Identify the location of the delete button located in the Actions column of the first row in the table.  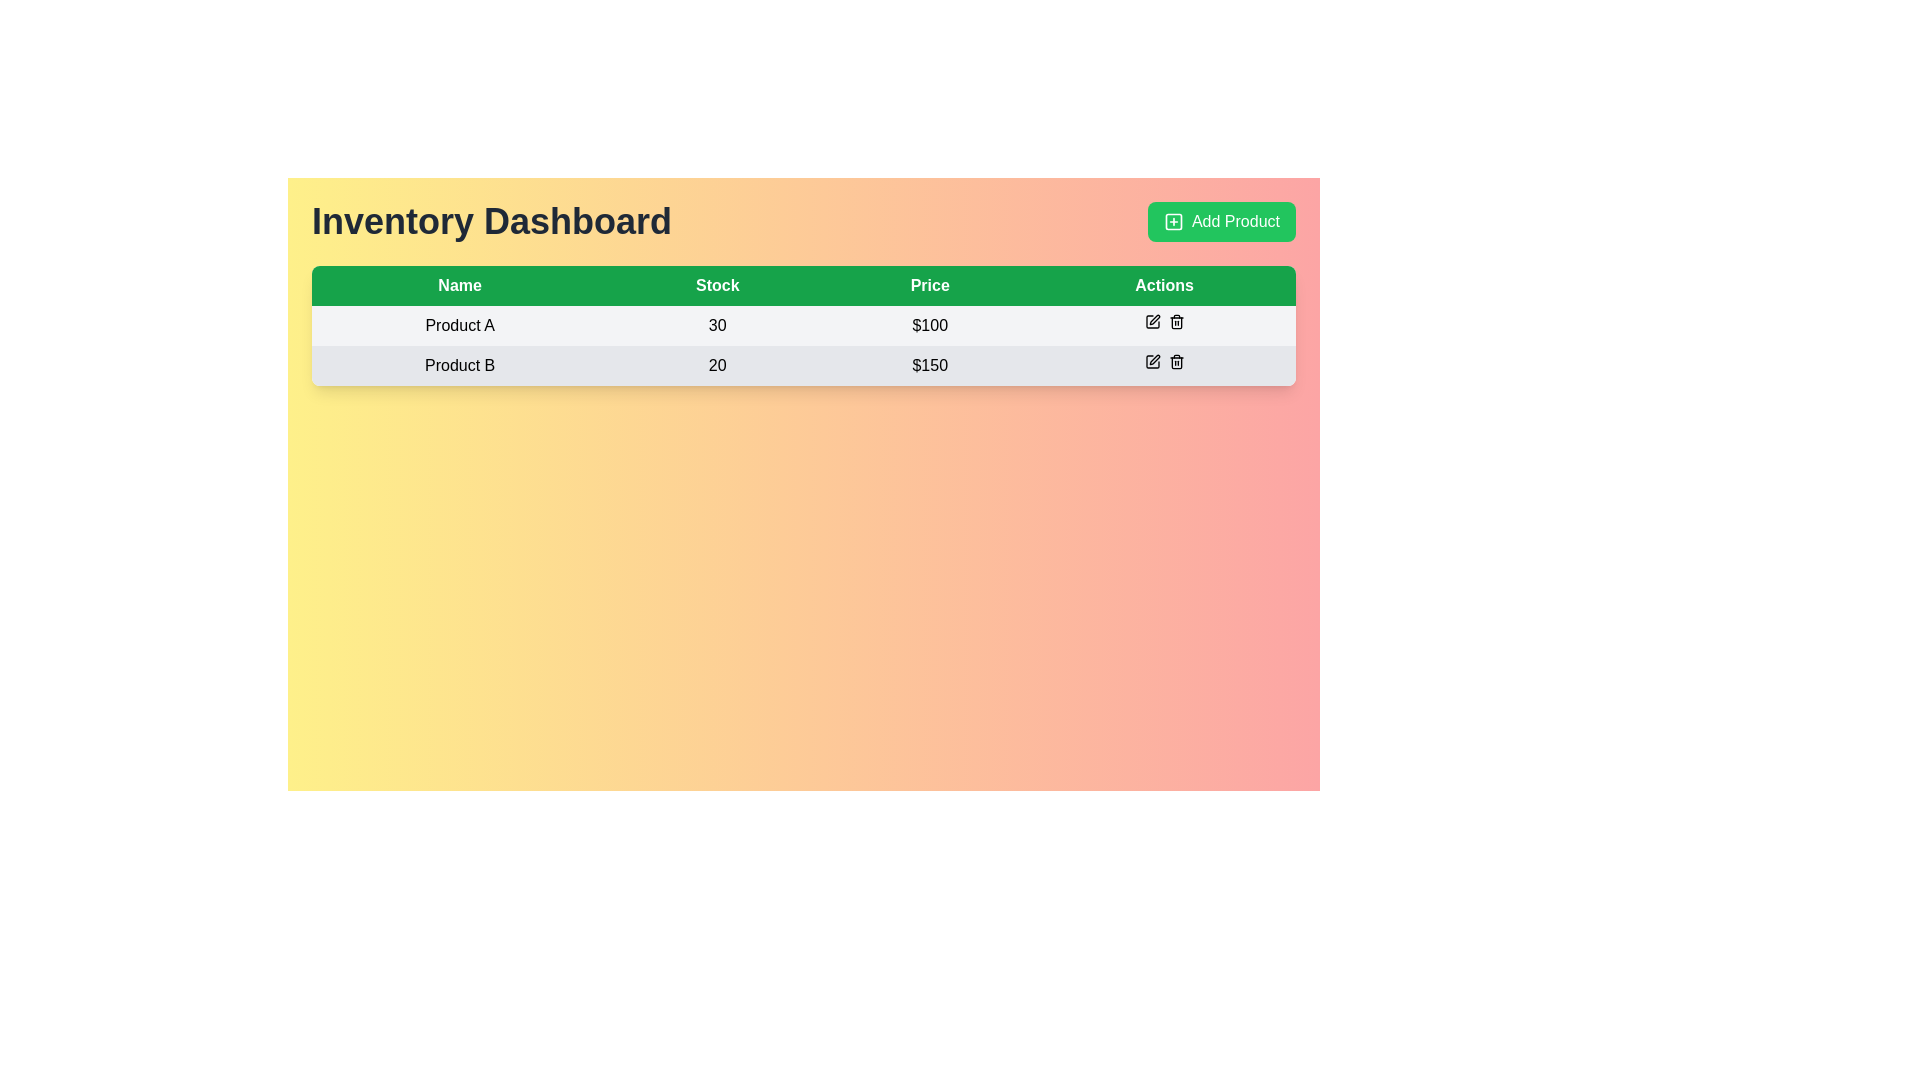
(1176, 320).